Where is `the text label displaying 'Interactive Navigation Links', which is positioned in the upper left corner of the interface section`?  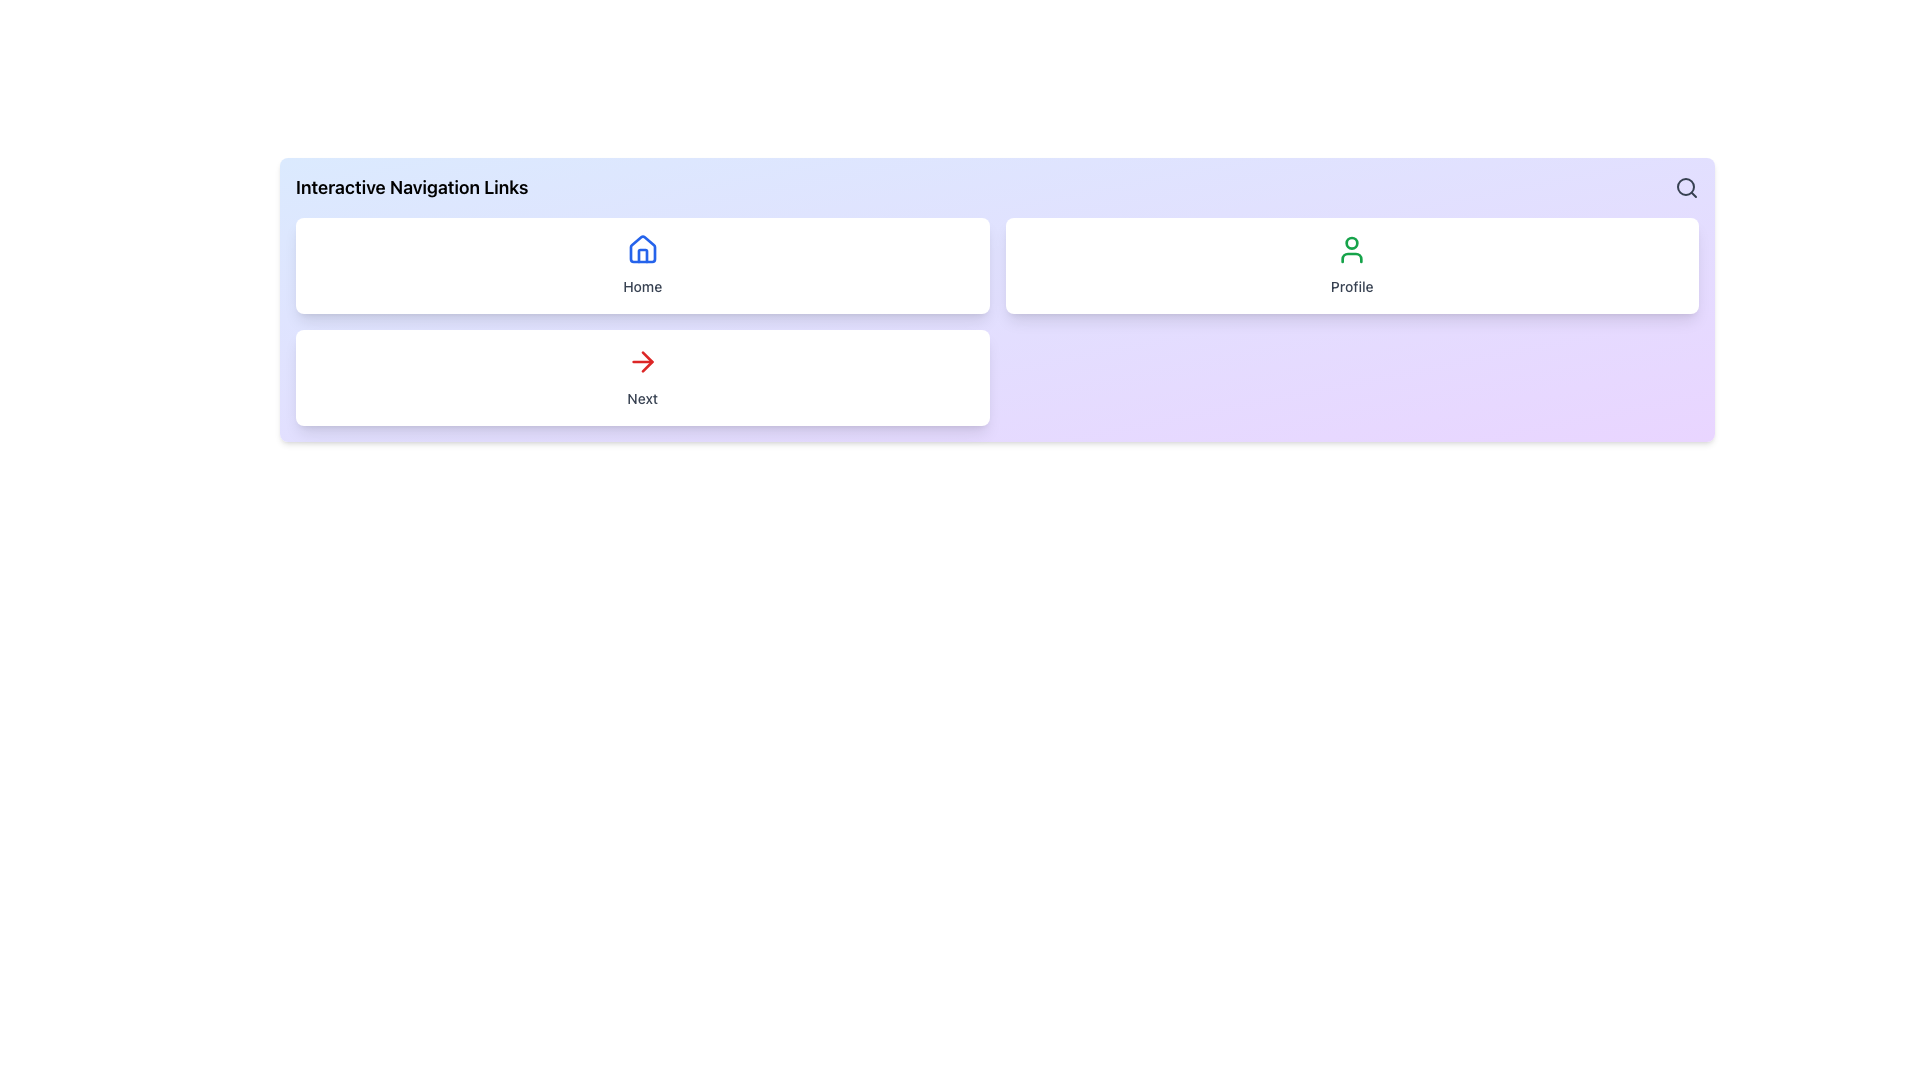 the text label displaying 'Interactive Navigation Links', which is positioned in the upper left corner of the interface section is located at coordinates (411, 188).